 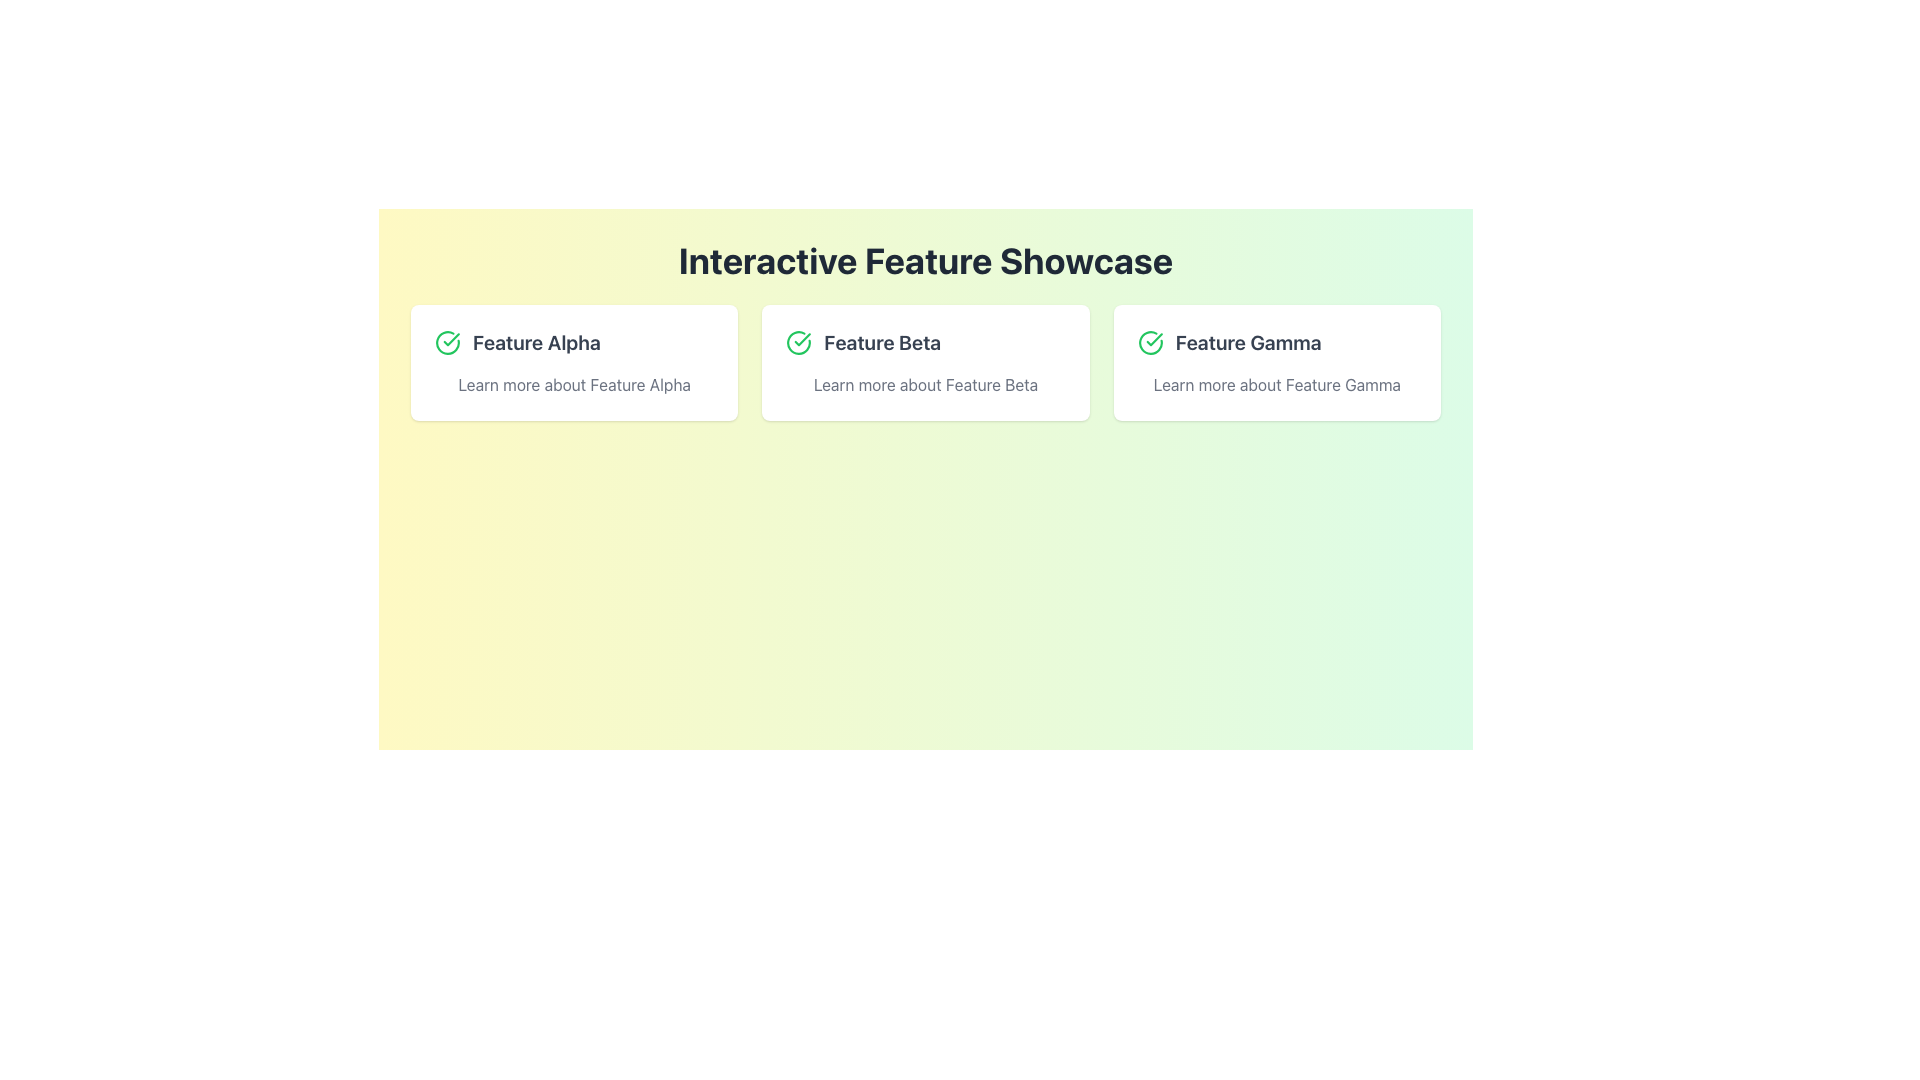 What do you see at coordinates (573, 385) in the screenshot?
I see `the Text Label below the main title` at bounding box center [573, 385].